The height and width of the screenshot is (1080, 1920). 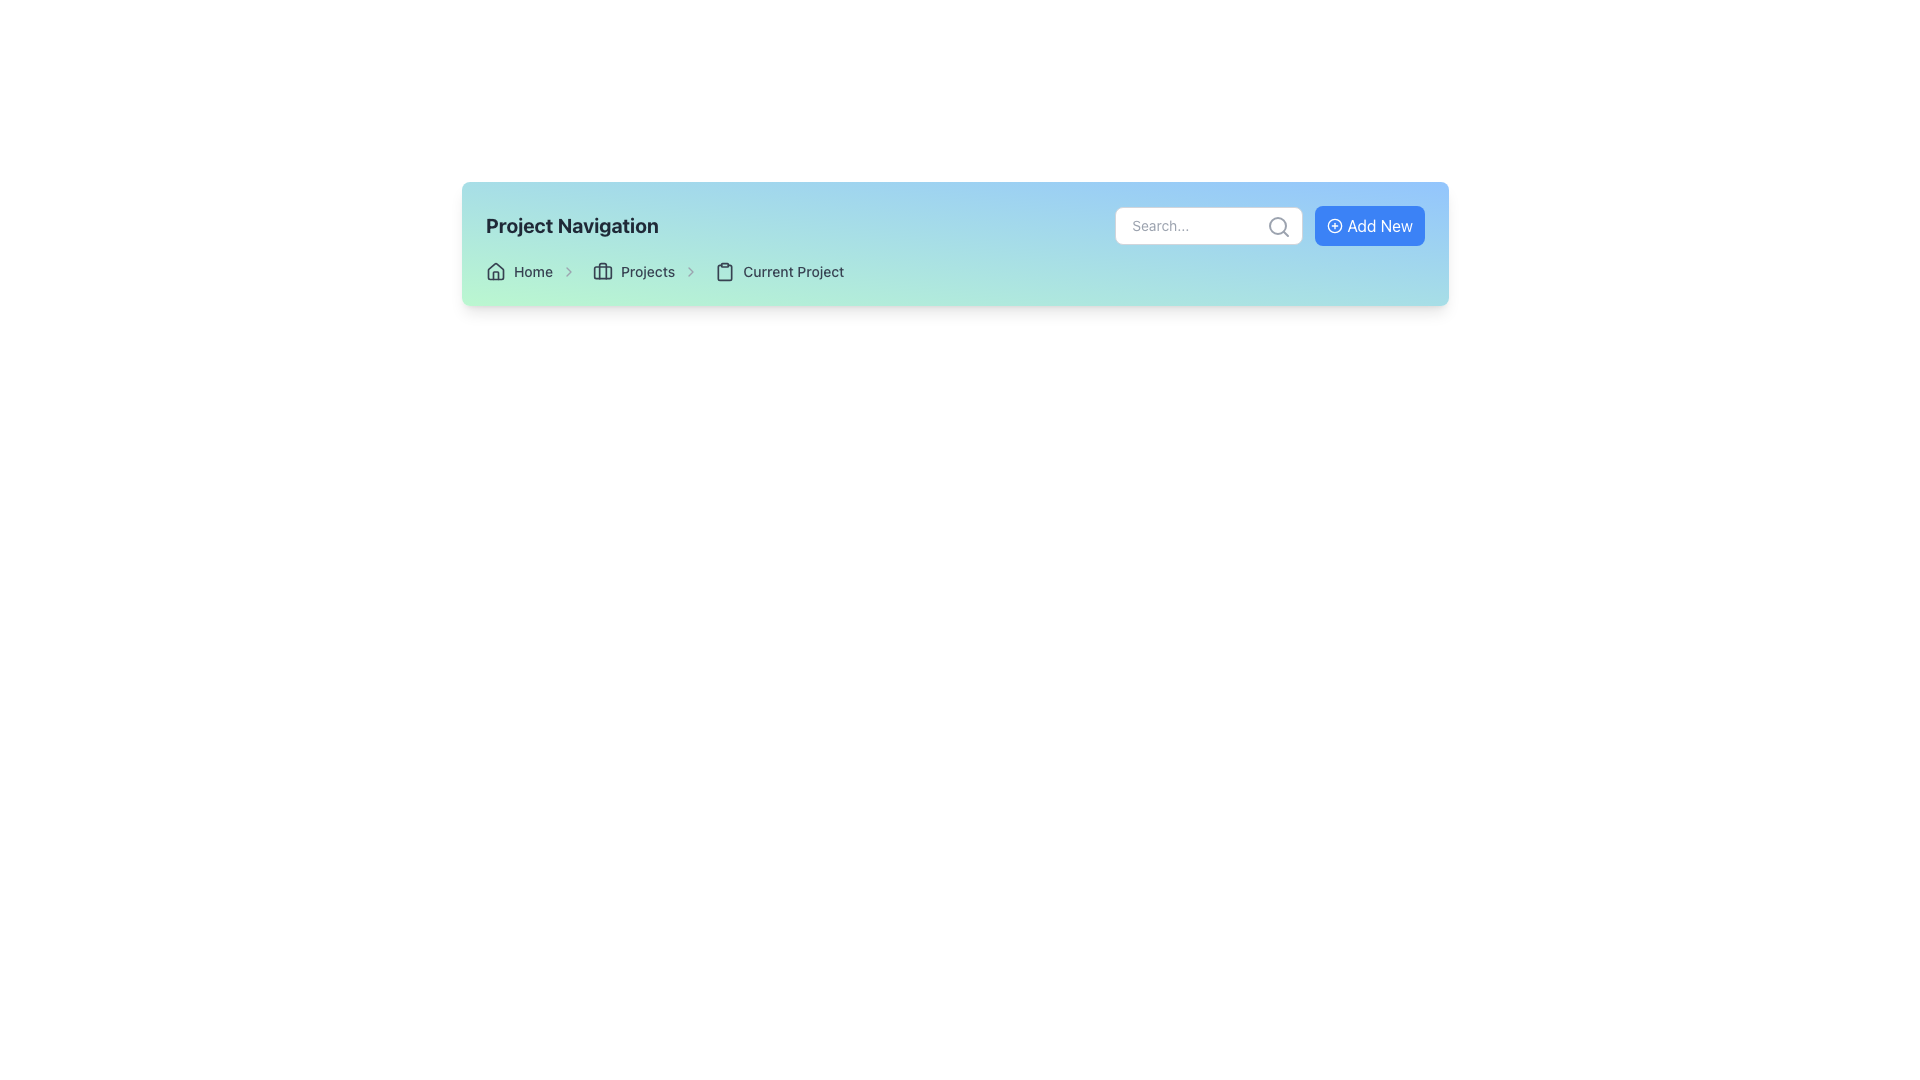 I want to click on the Static Text Display element that shows the phrase 'Project Navigation', which is styled in bold, large dark gray font against a gradient blue to green header bar, so click(x=571, y=225).